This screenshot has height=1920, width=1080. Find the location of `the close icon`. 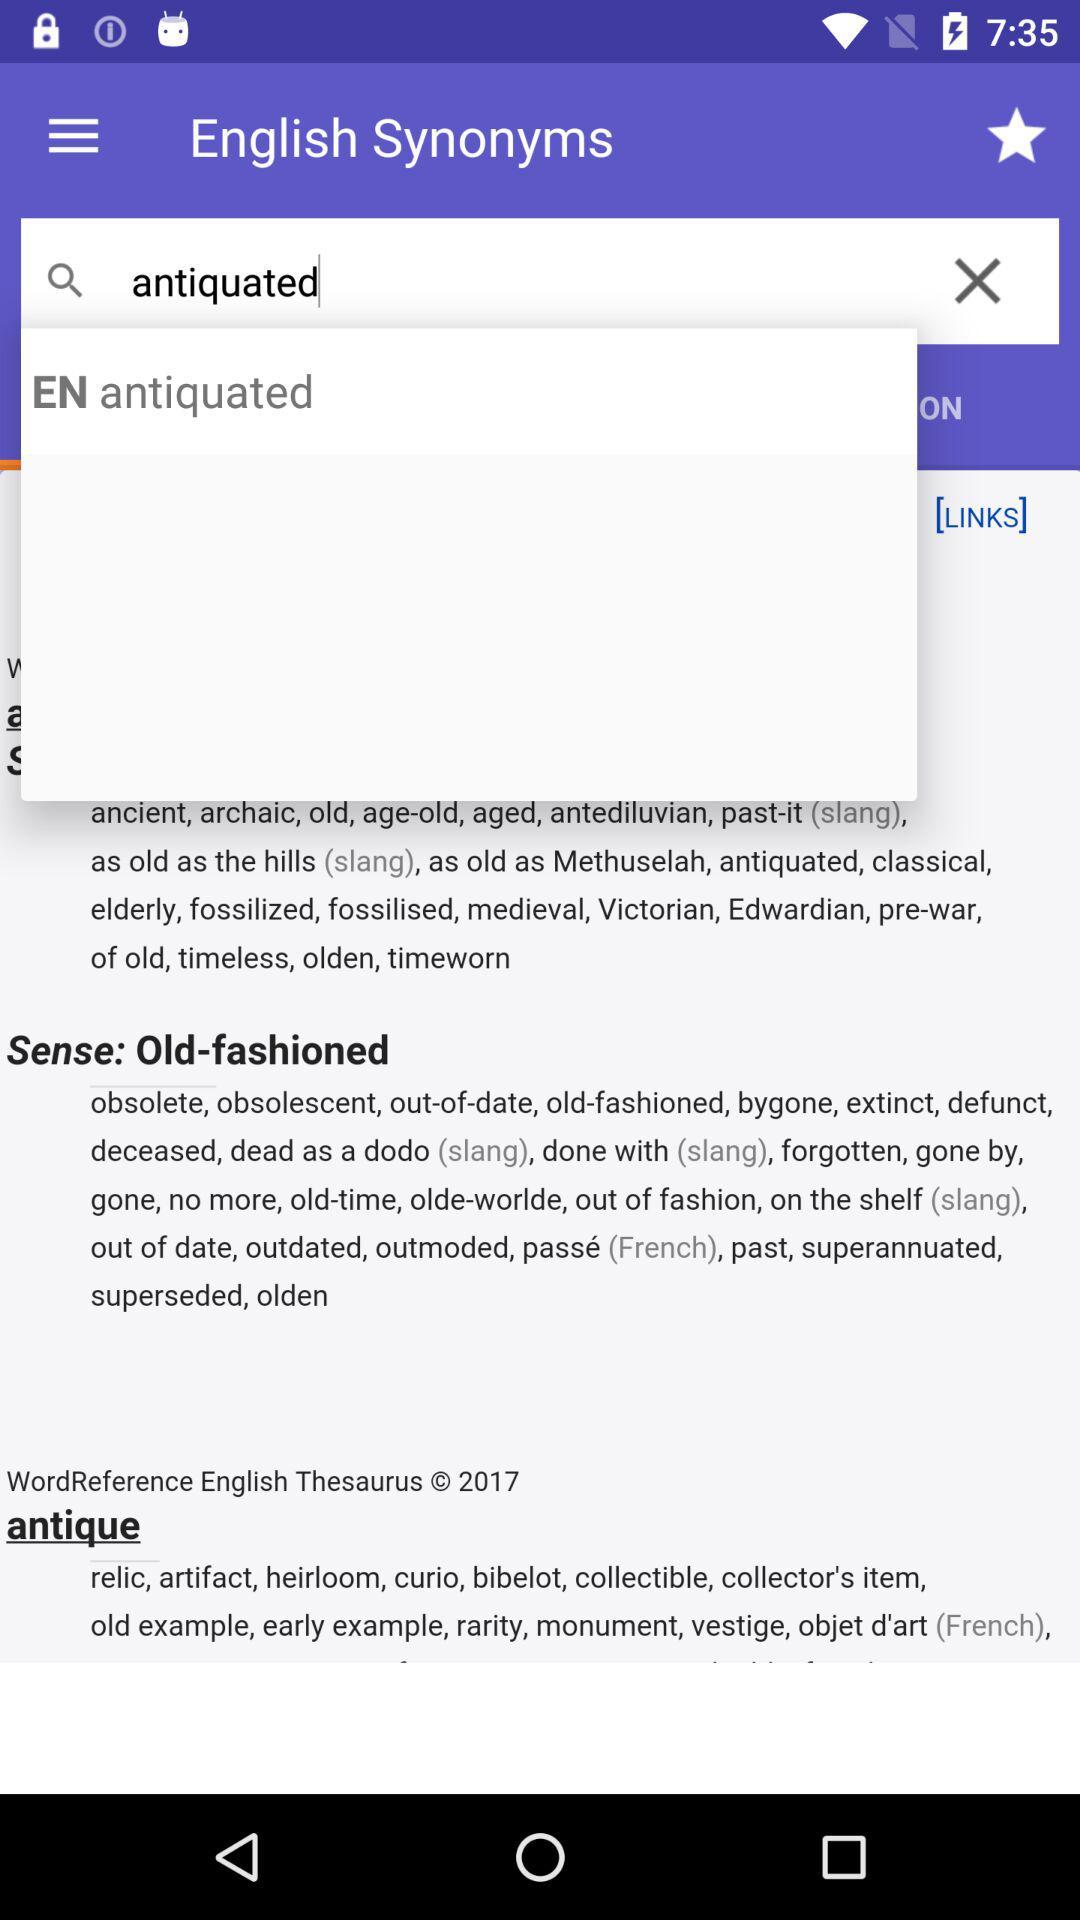

the close icon is located at coordinates (976, 279).